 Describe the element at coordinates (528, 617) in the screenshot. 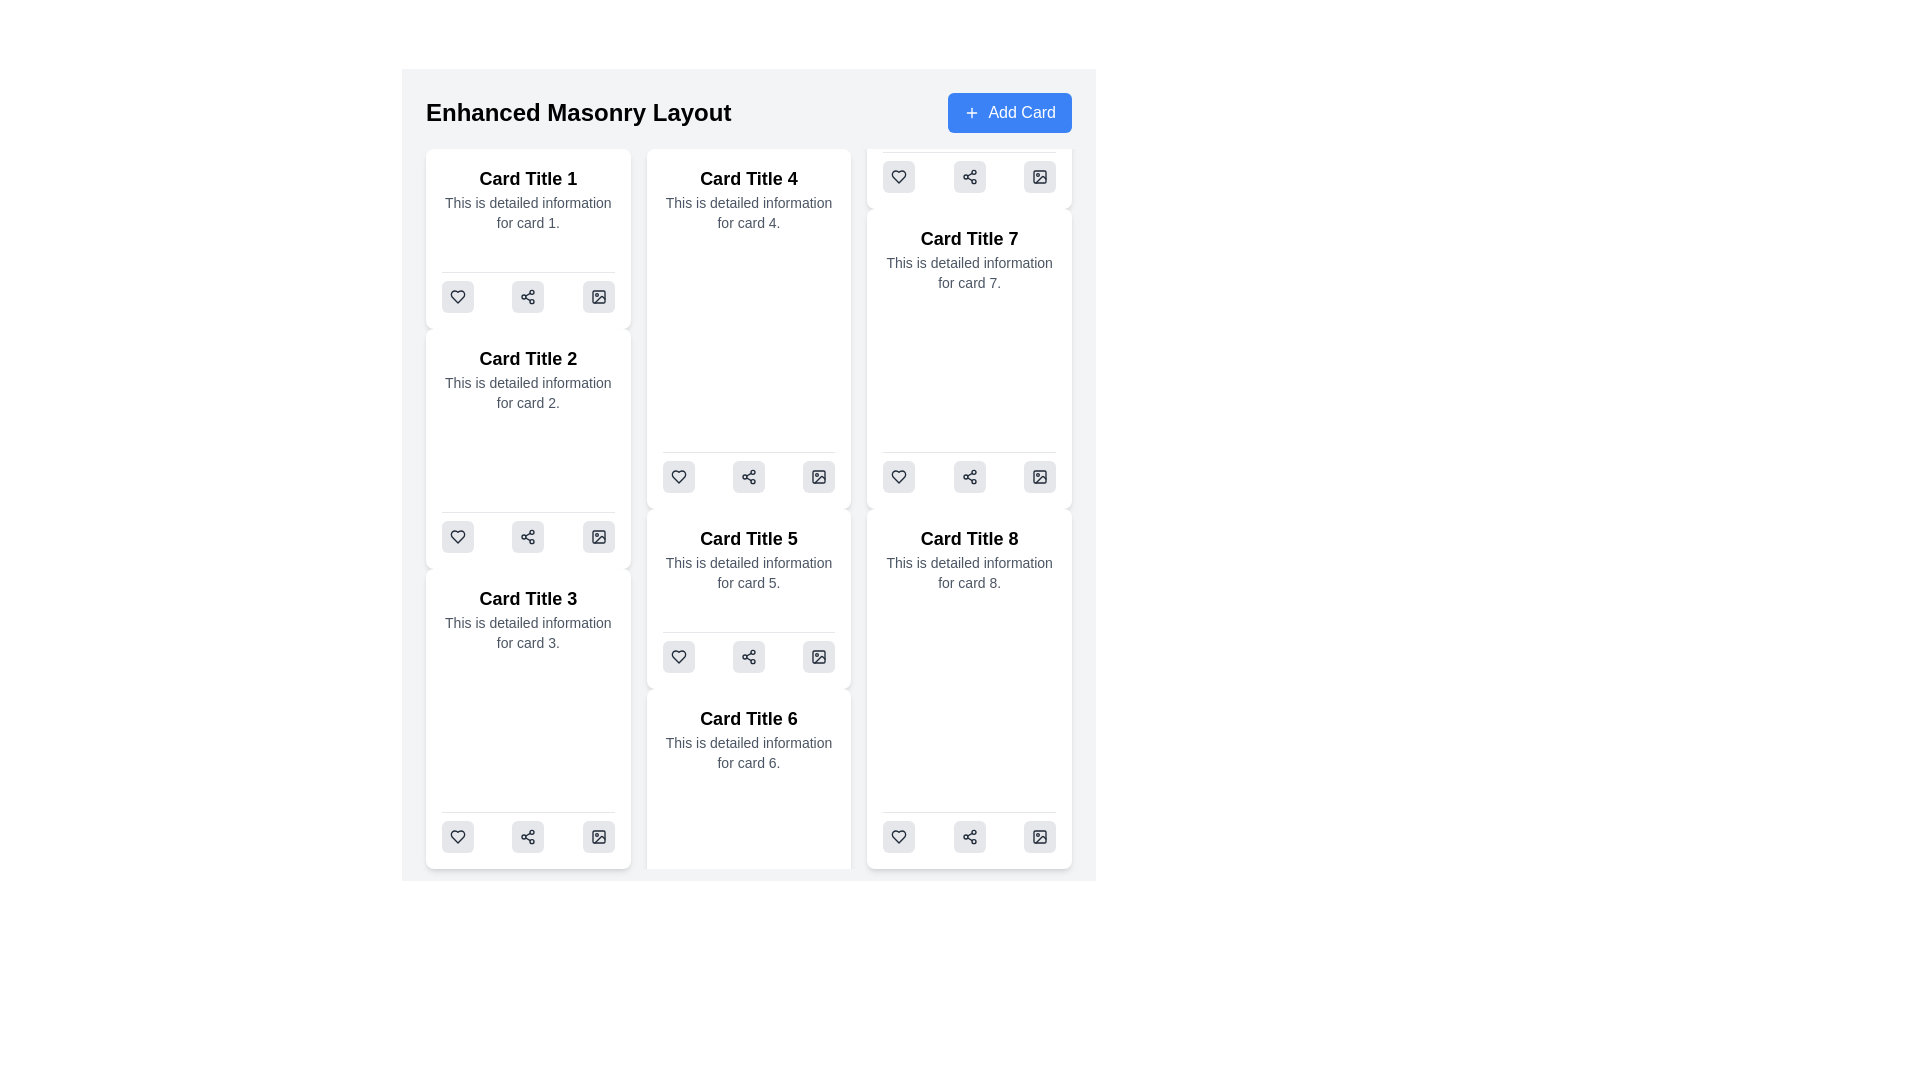

I see `information displayed in the text block titled 'Card Title 3', which contains the descriptive line 'This is detailed information for card 3.'` at that location.